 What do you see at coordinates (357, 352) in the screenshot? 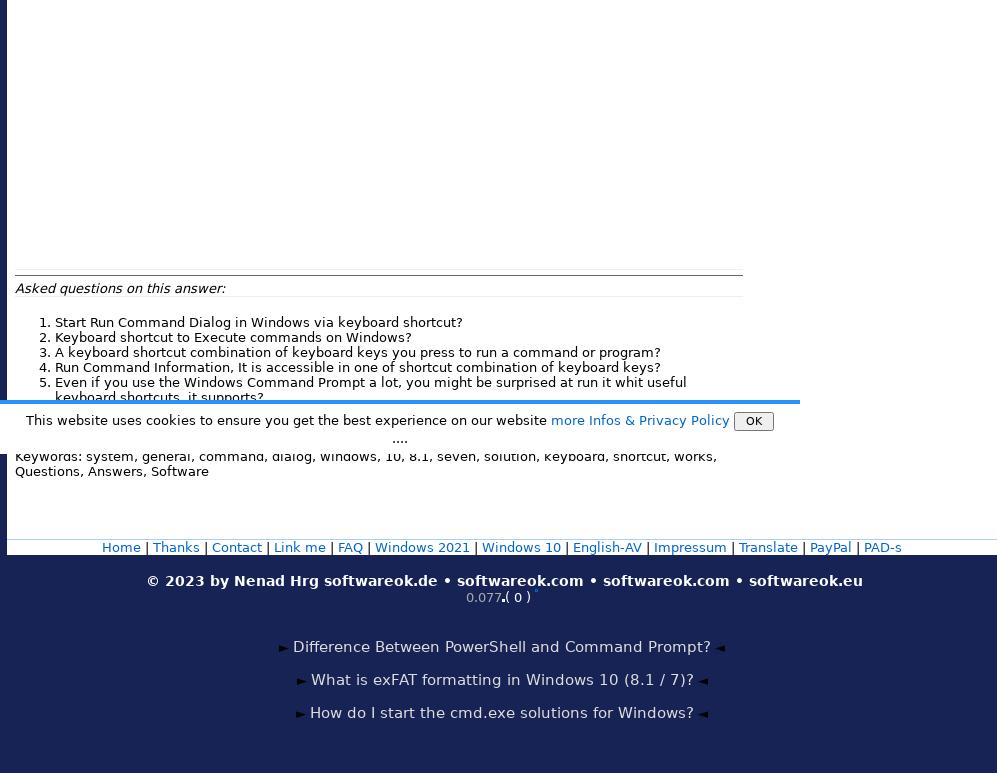
I see `'A keyboard shortcut combination of keyboard keys you press to run a command or program?'` at bounding box center [357, 352].